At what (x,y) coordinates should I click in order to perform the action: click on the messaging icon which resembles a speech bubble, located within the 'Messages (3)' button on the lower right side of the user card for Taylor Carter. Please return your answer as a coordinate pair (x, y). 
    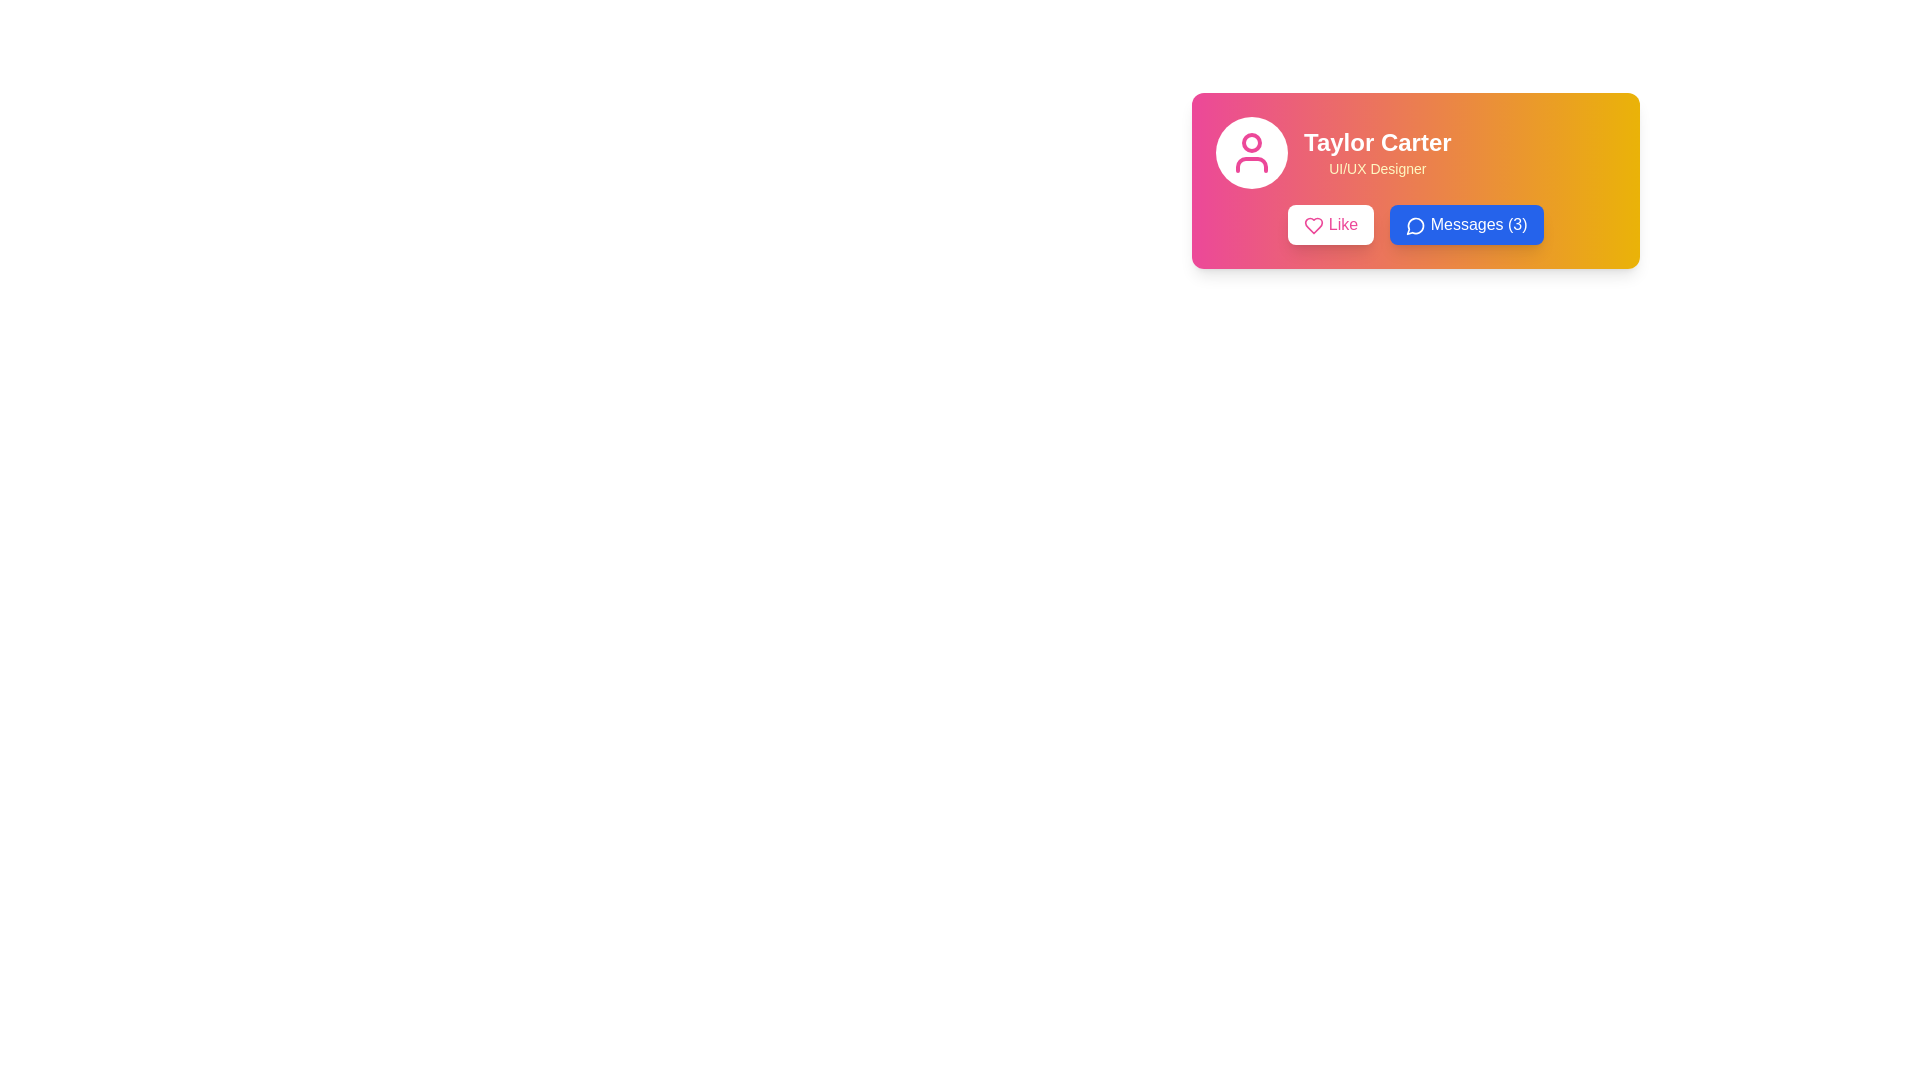
    Looking at the image, I should click on (1414, 225).